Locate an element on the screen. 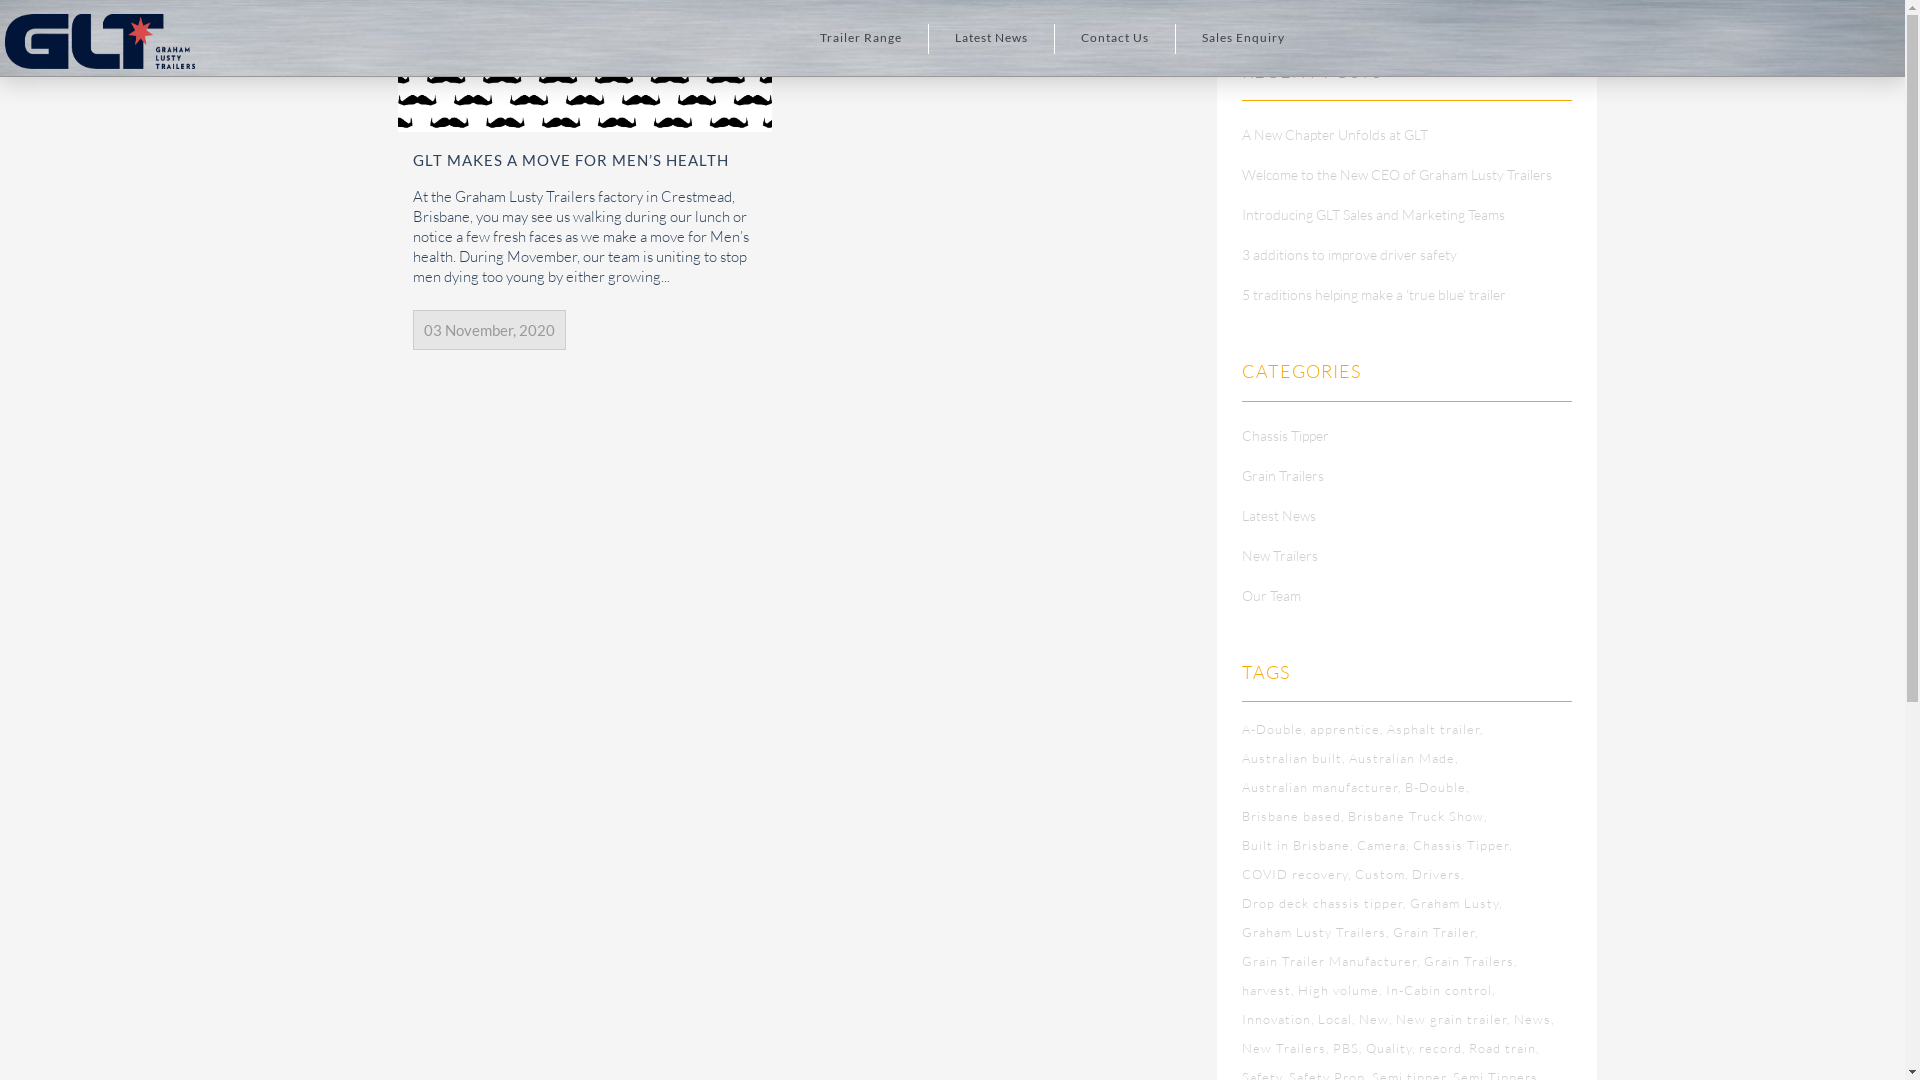 Image resolution: width=1920 pixels, height=1080 pixels. 'New' is located at coordinates (1375, 1018).